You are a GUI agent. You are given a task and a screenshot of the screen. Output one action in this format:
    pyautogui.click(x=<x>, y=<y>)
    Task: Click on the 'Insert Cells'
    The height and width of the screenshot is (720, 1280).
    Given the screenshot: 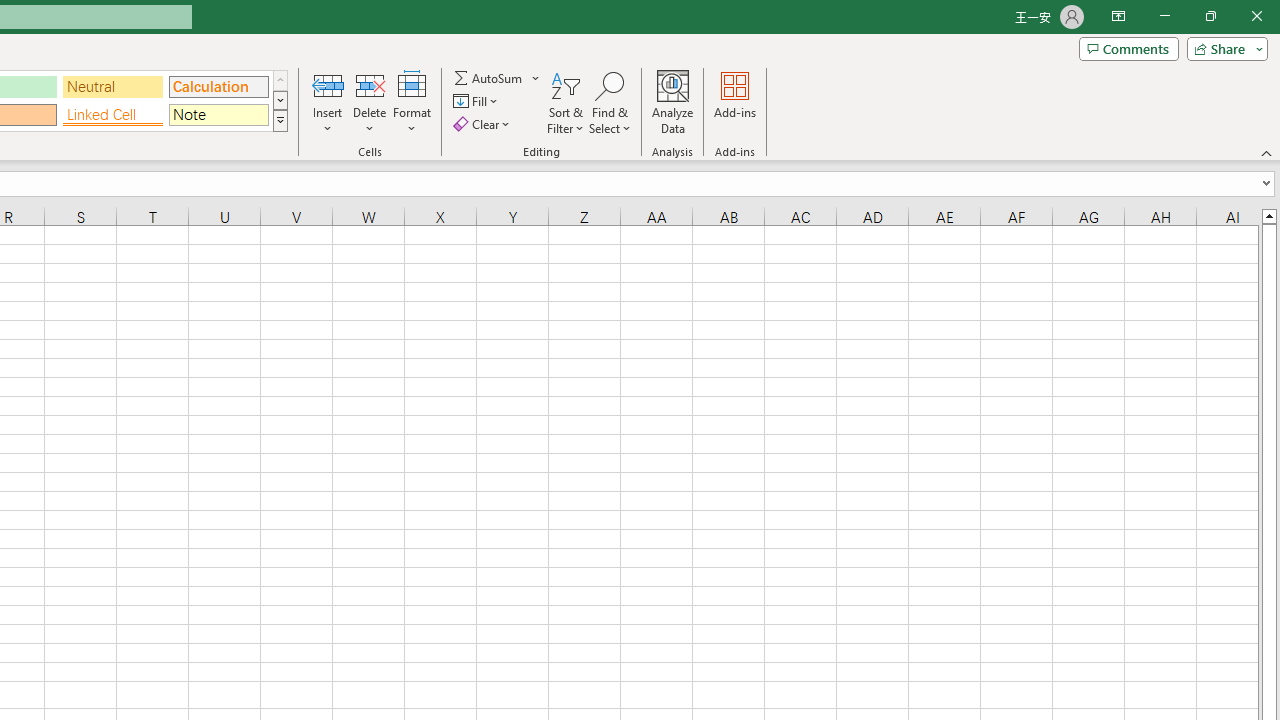 What is the action you would take?
    pyautogui.click(x=328, y=84)
    